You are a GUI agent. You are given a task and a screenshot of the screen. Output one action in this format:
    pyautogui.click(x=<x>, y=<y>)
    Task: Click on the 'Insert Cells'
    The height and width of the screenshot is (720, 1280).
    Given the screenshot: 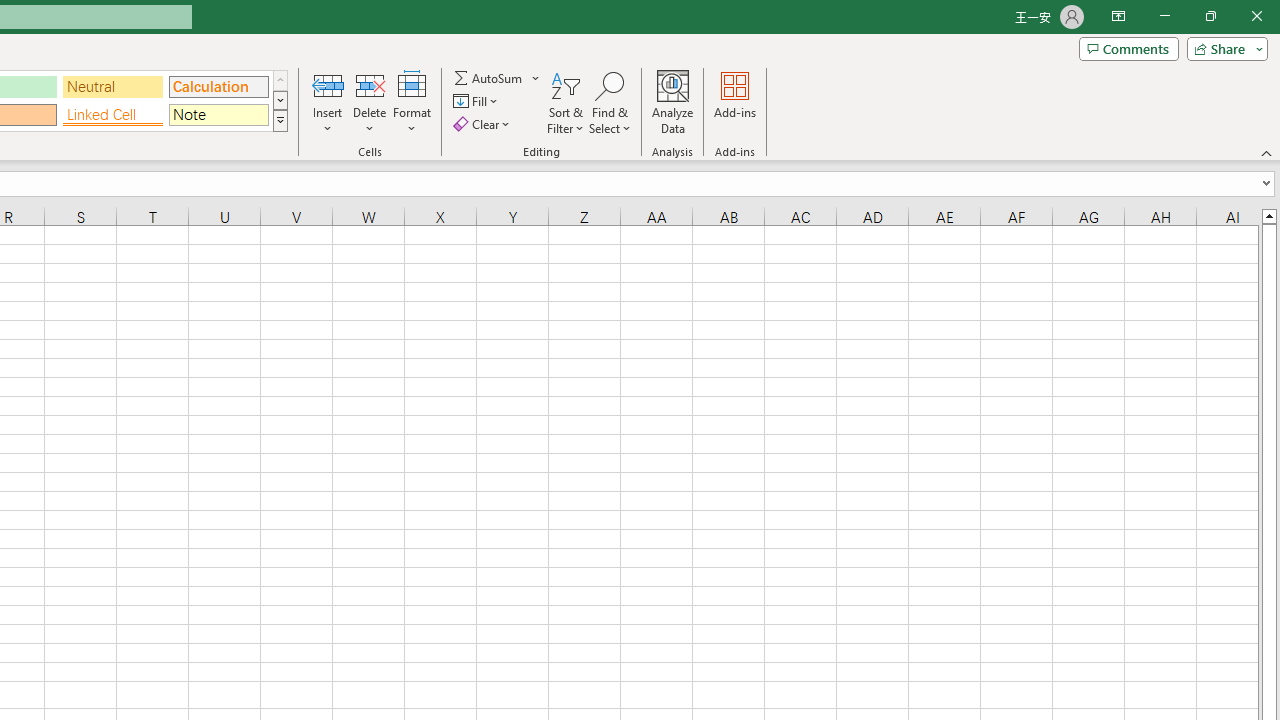 What is the action you would take?
    pyautogui.click(x=328, y=84)
    